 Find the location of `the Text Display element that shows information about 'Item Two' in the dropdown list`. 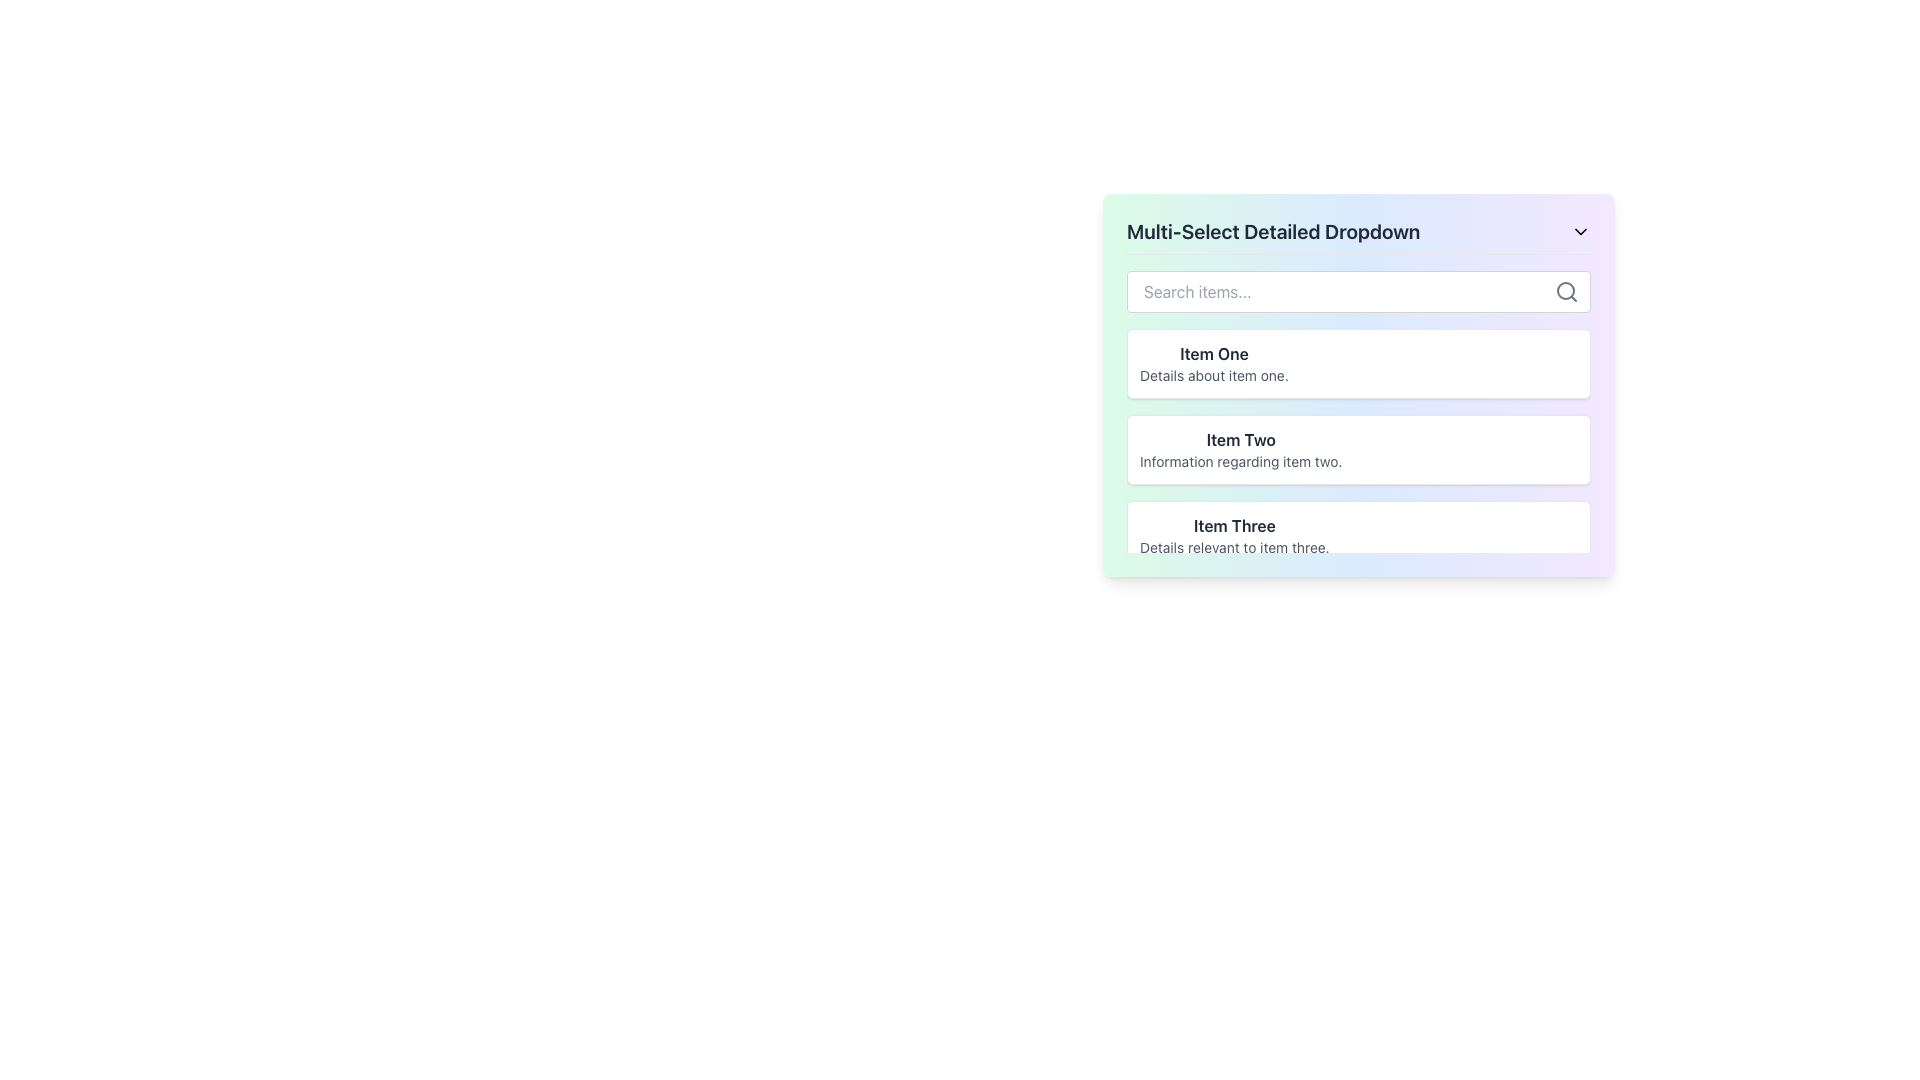

the Text Display element that shows information about 'Item Two' in the dropdown list is located at coordinates (1240, 450).